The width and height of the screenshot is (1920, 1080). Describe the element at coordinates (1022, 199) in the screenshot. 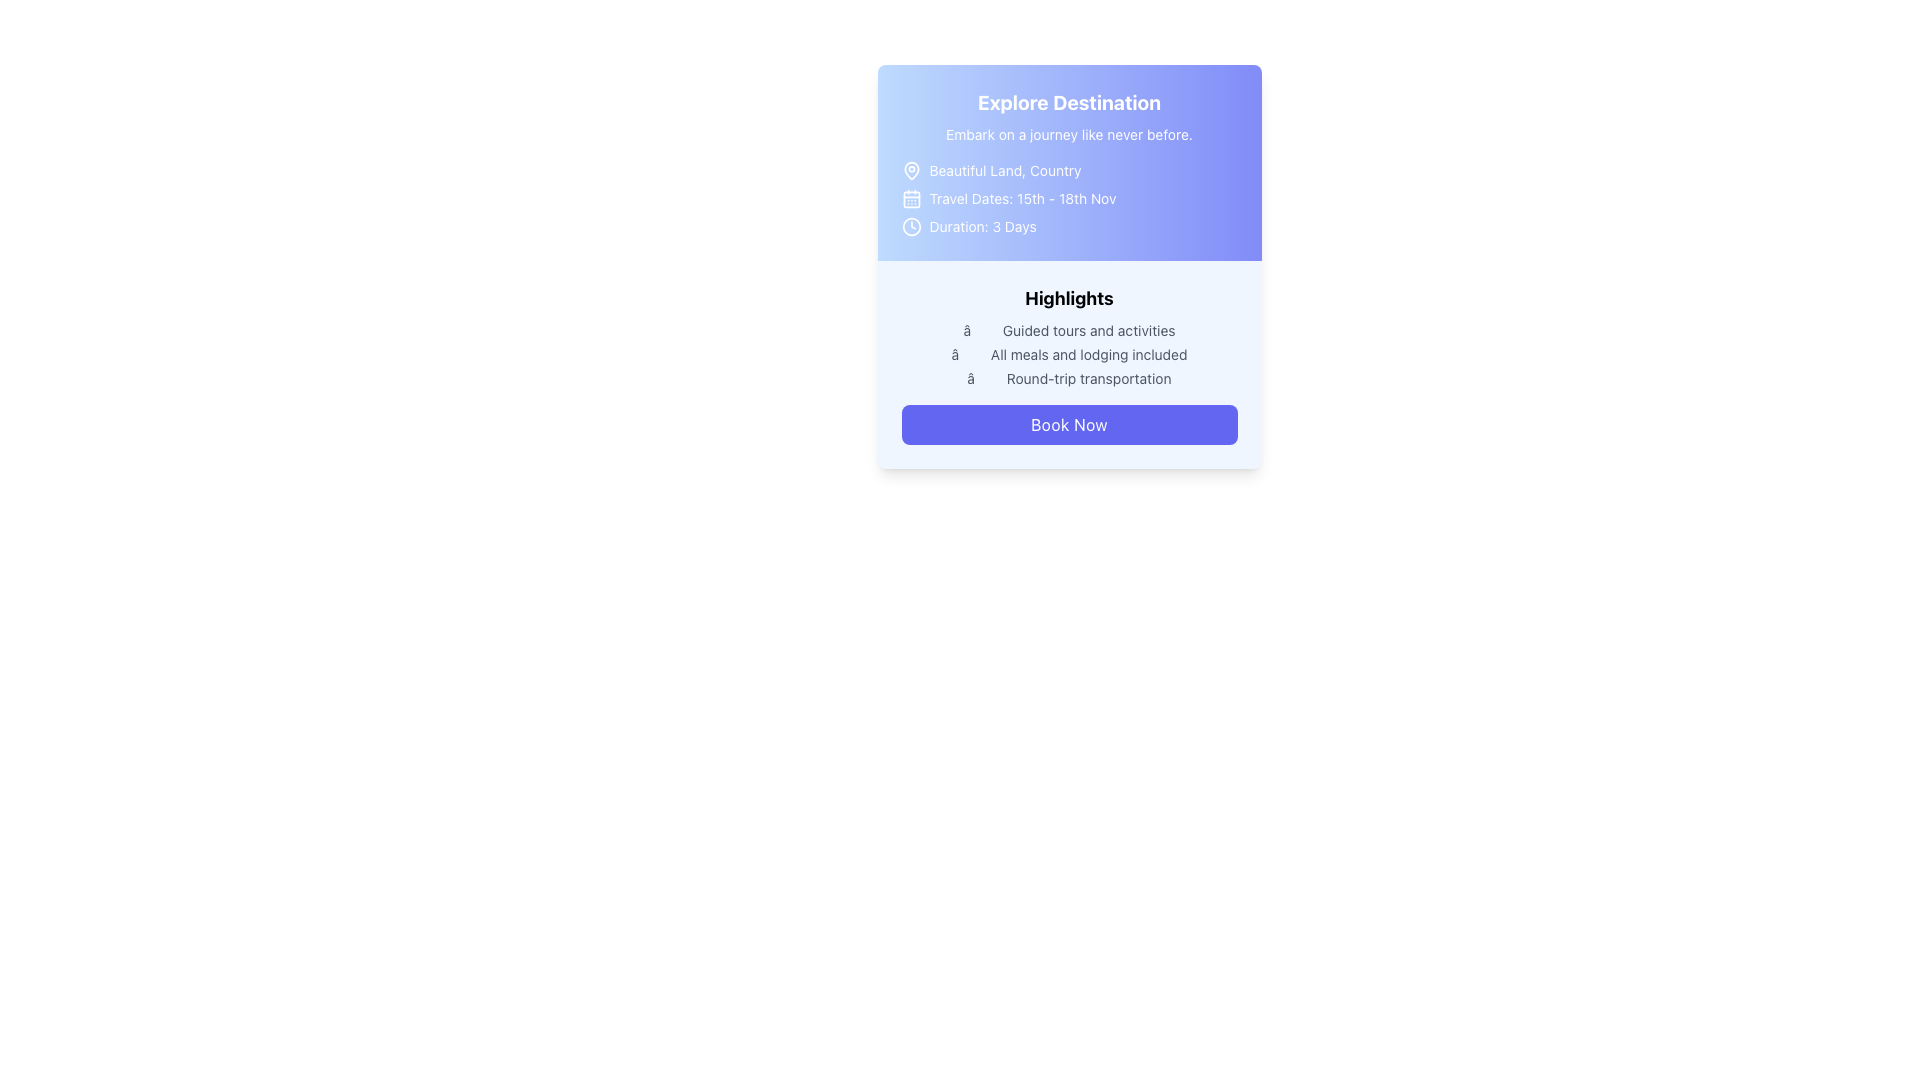

I see `the text component that displays 'Travel Dates: 15th - 18th Nov', which is the second item in a list structure under a heading` at that location.